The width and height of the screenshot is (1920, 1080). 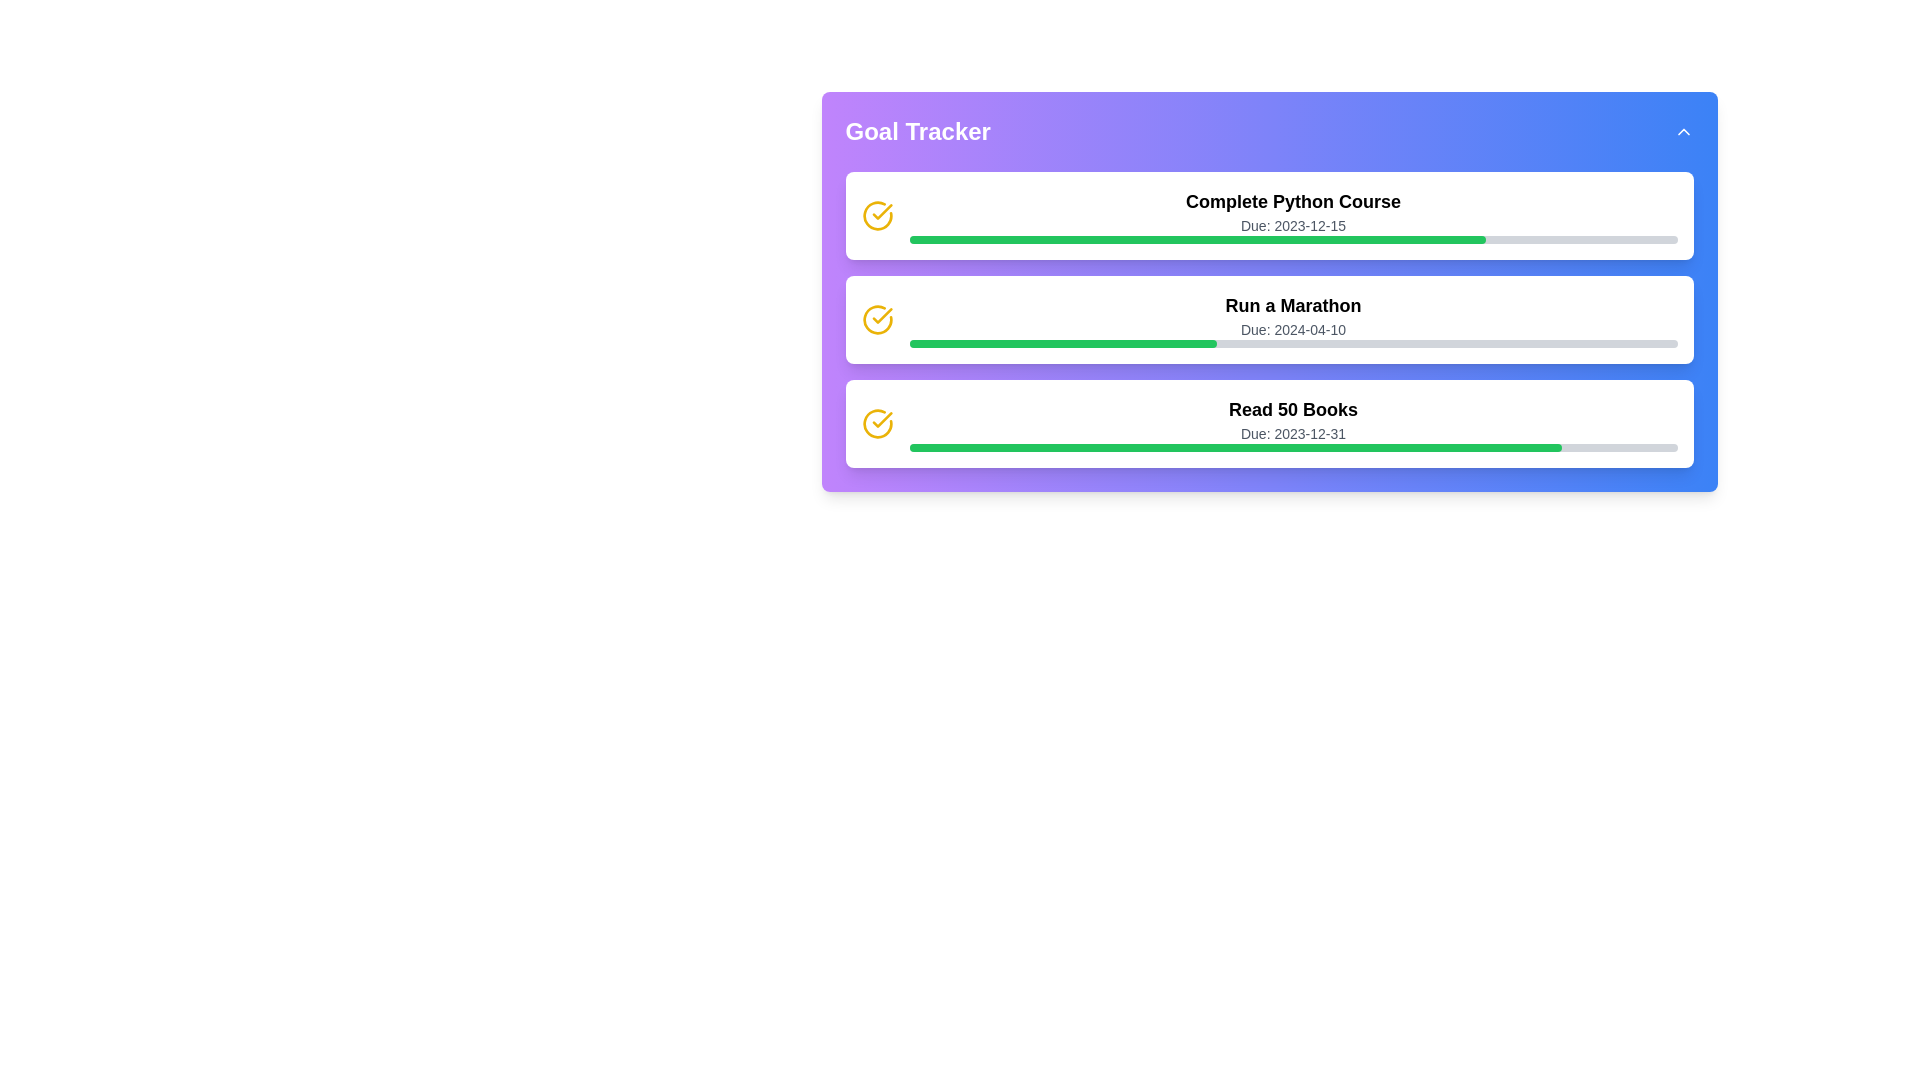 I want to click on the Text label displaying the due date for the goal 'Run a Marathon', which is positioned beneath the text 'Run a Marathon' and is non-interactive, so click(x=1293, y=329).